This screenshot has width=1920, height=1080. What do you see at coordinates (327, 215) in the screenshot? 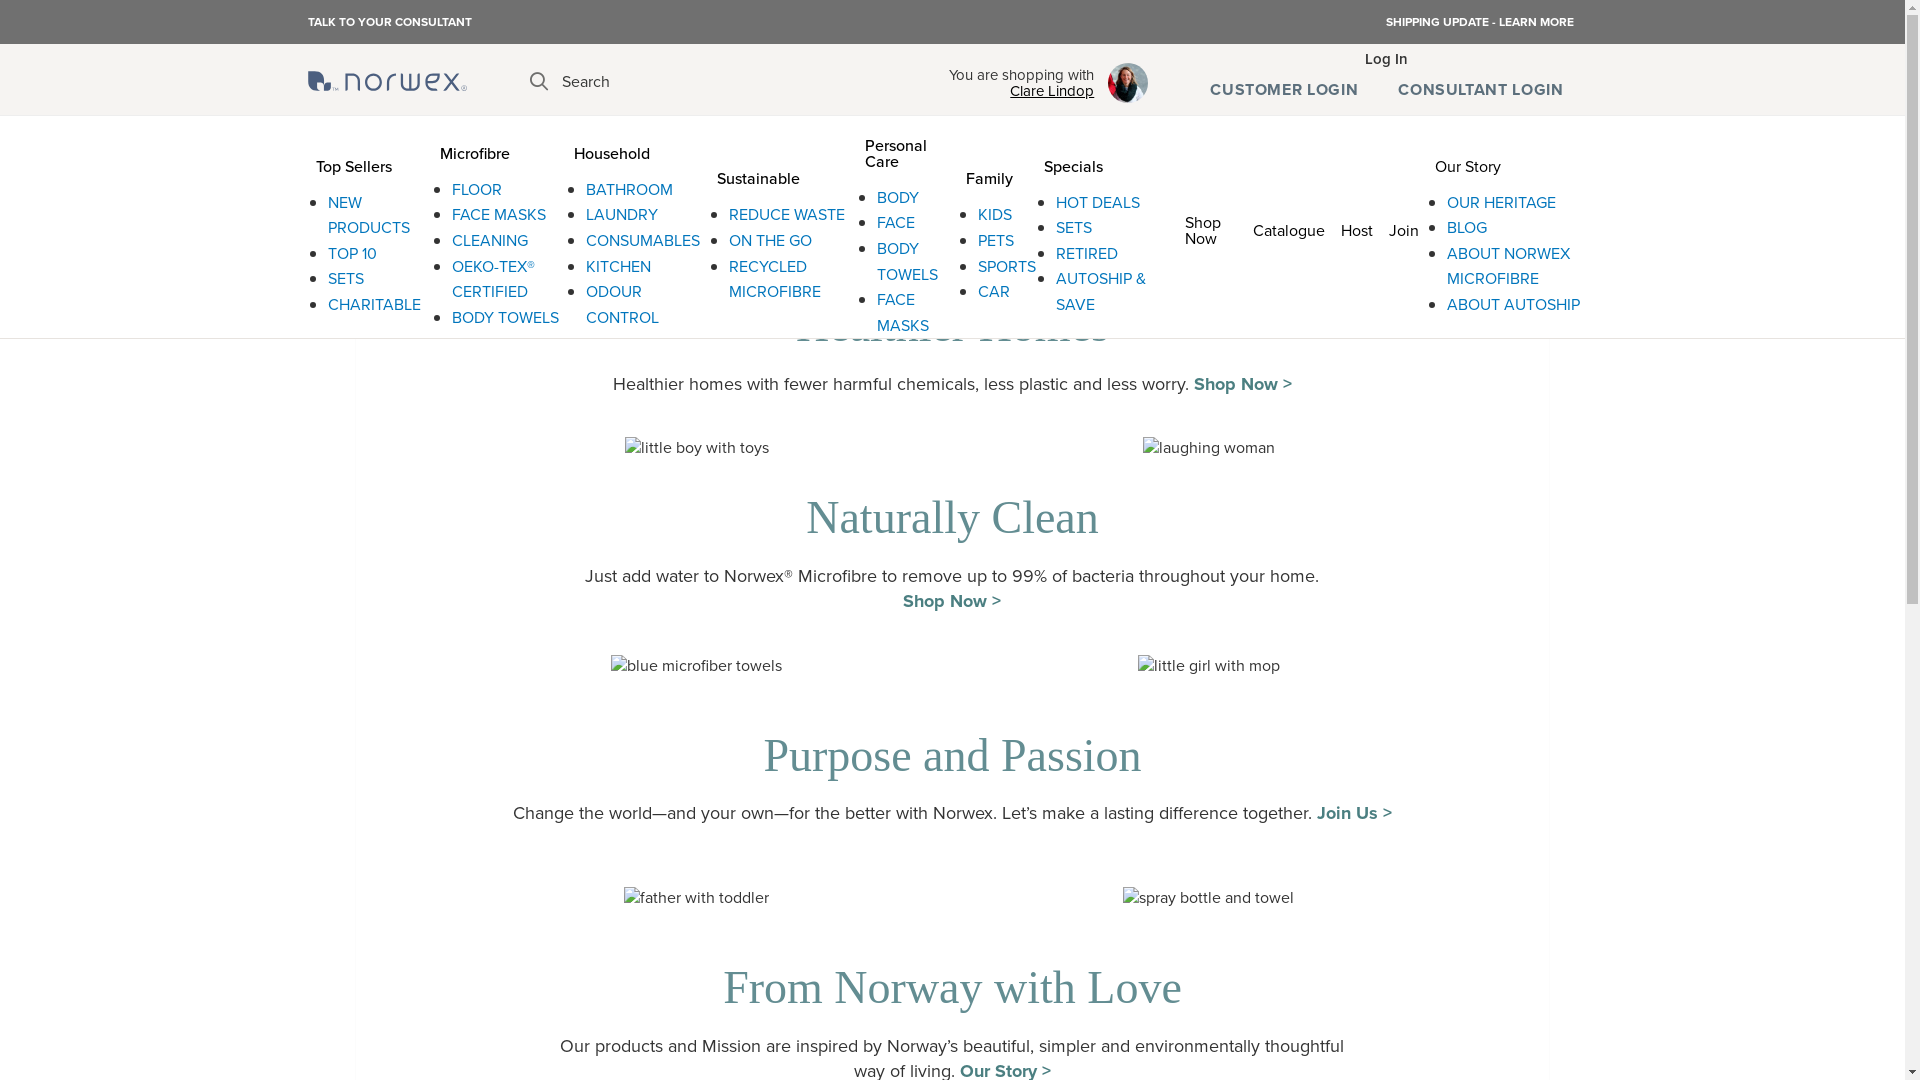
I see `'NEW PRODUCTS'` at bounding box center [327, 215].